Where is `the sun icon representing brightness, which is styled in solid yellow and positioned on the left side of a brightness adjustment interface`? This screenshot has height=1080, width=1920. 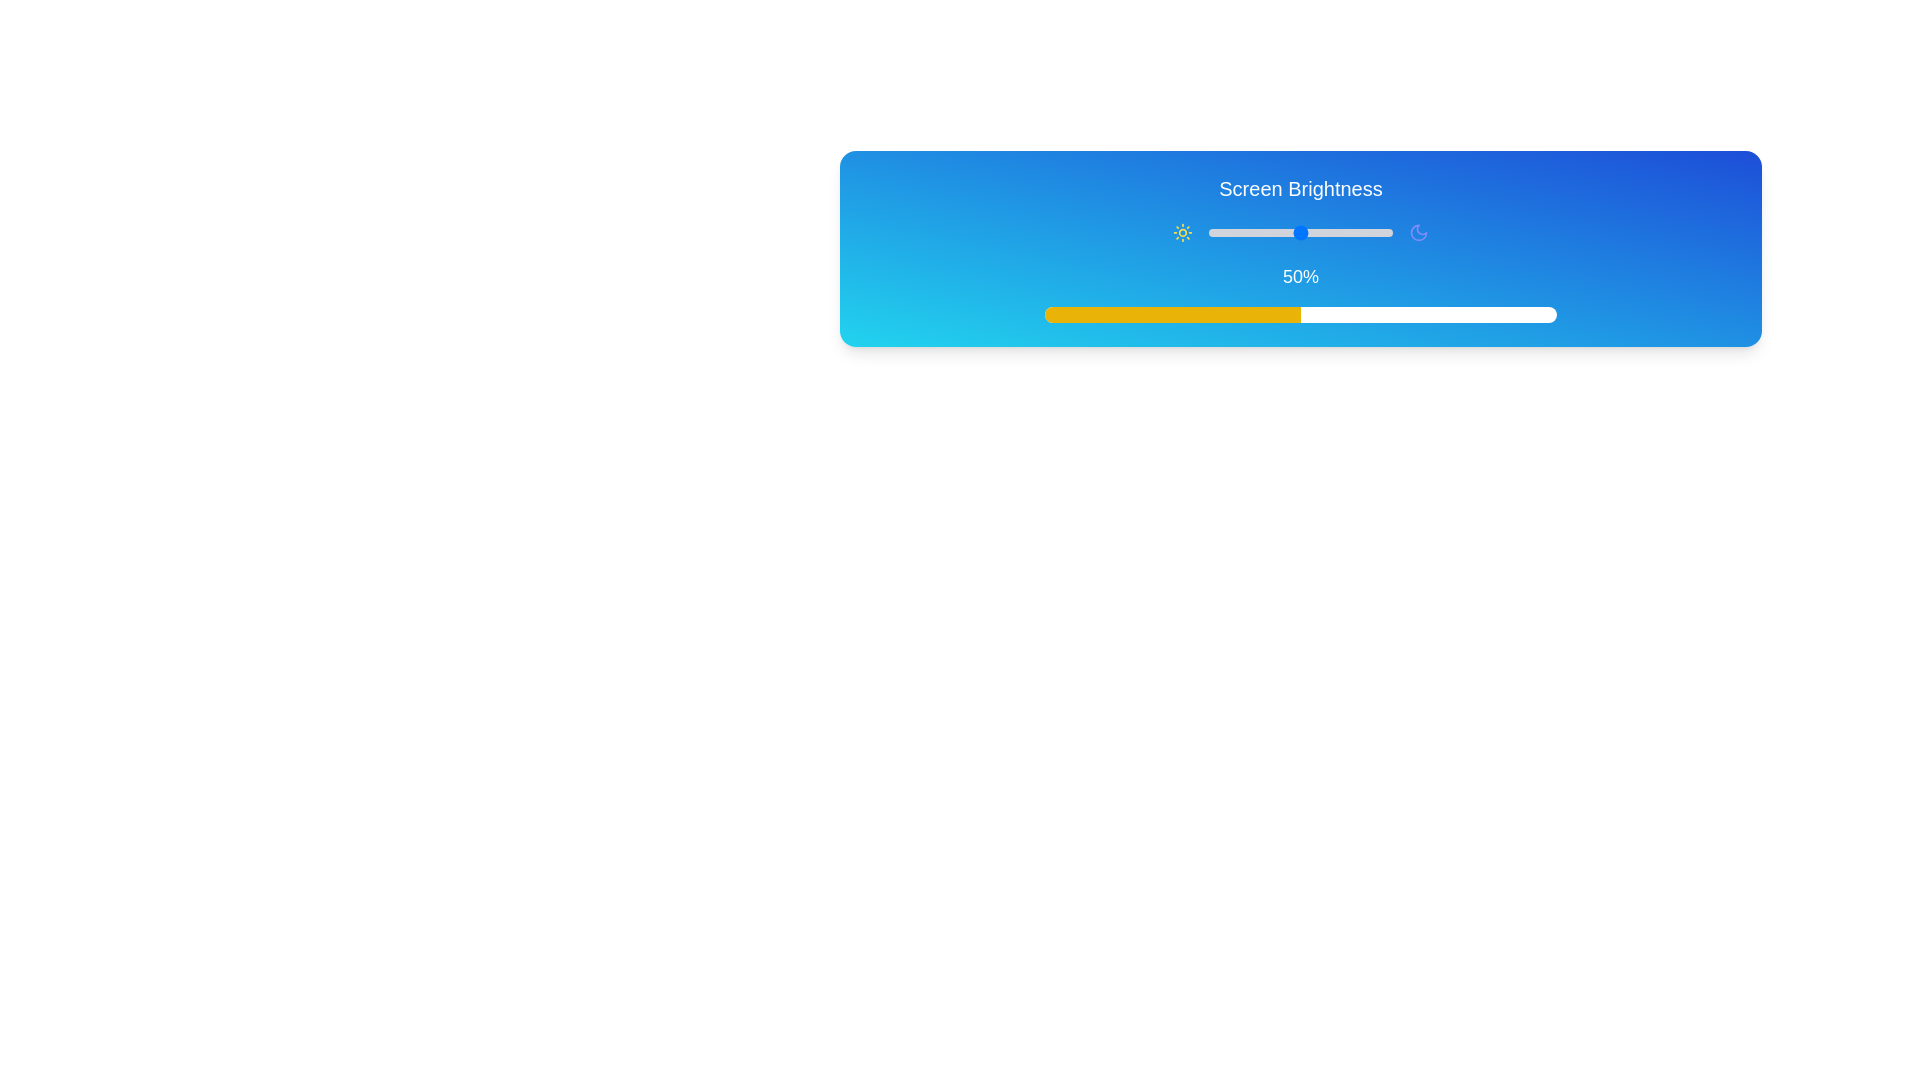
the sun icon representing brightness, which is styled in solid yellow and positioned on the left side of a brightness adjustment interface is located at coordinates (1183, 231).